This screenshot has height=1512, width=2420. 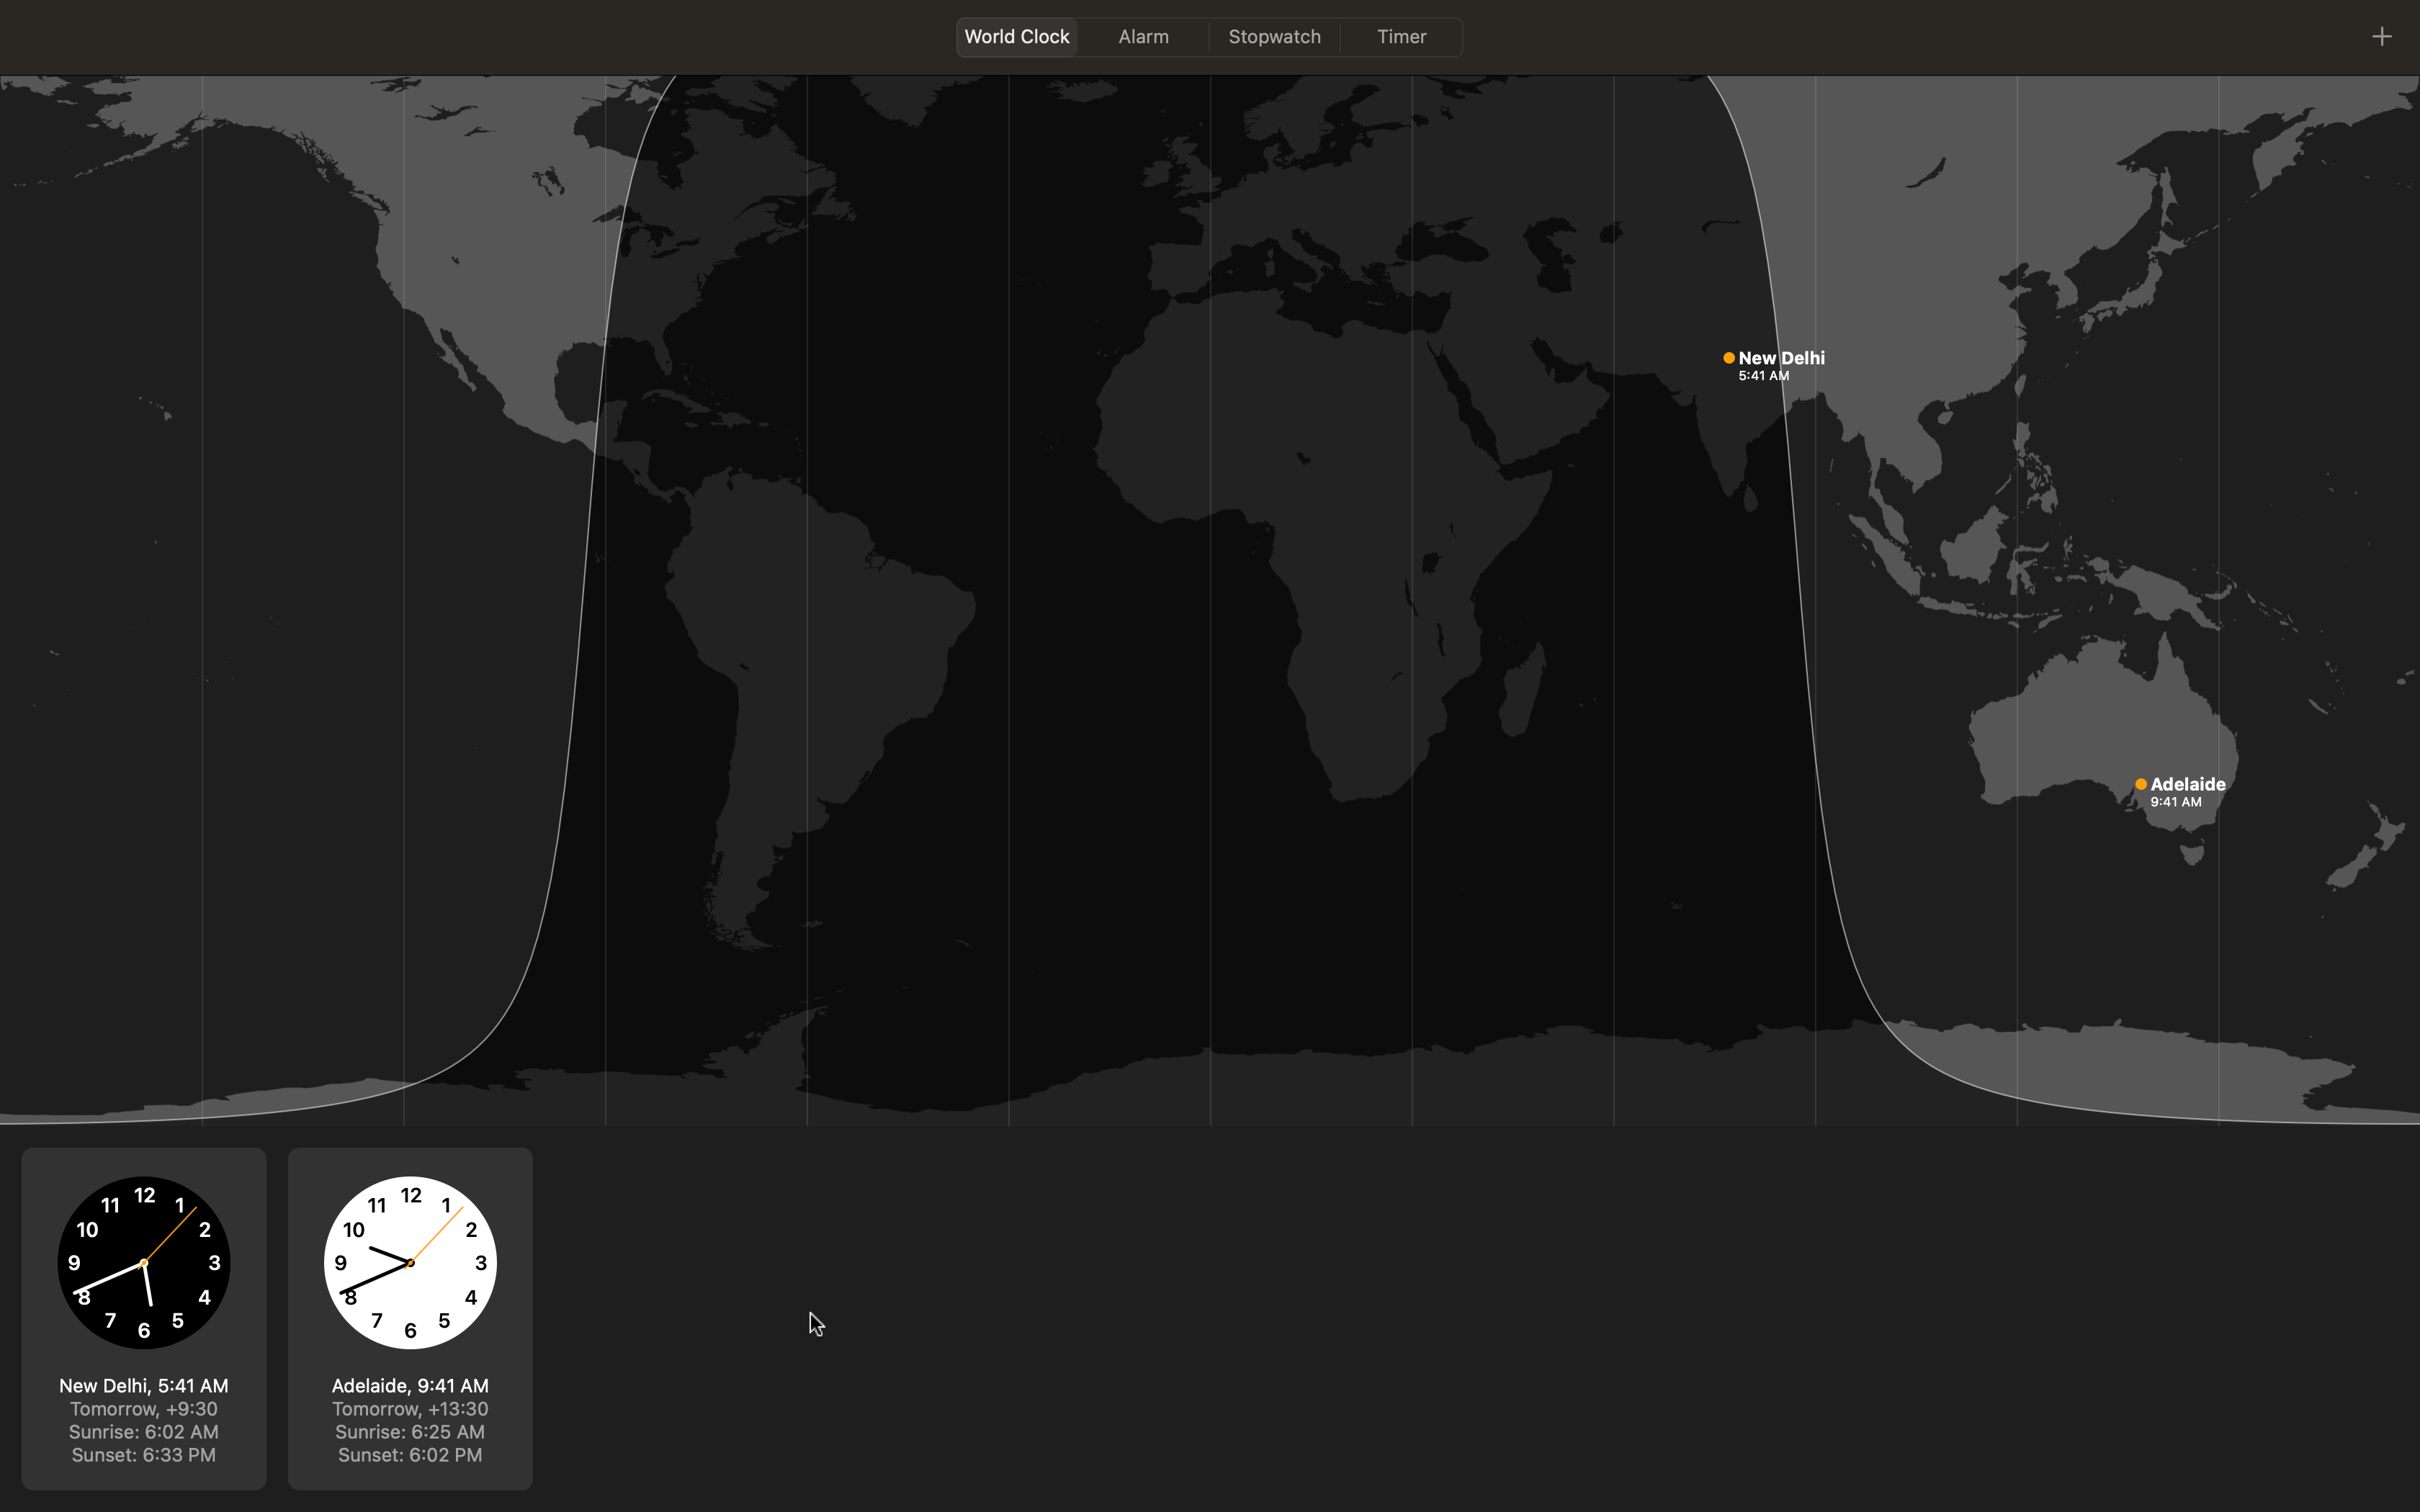 What do you see at coordinates (1403, 35) in the screenshot?
I see `Switch to Timer tab` at bounding box center [1403, 35].